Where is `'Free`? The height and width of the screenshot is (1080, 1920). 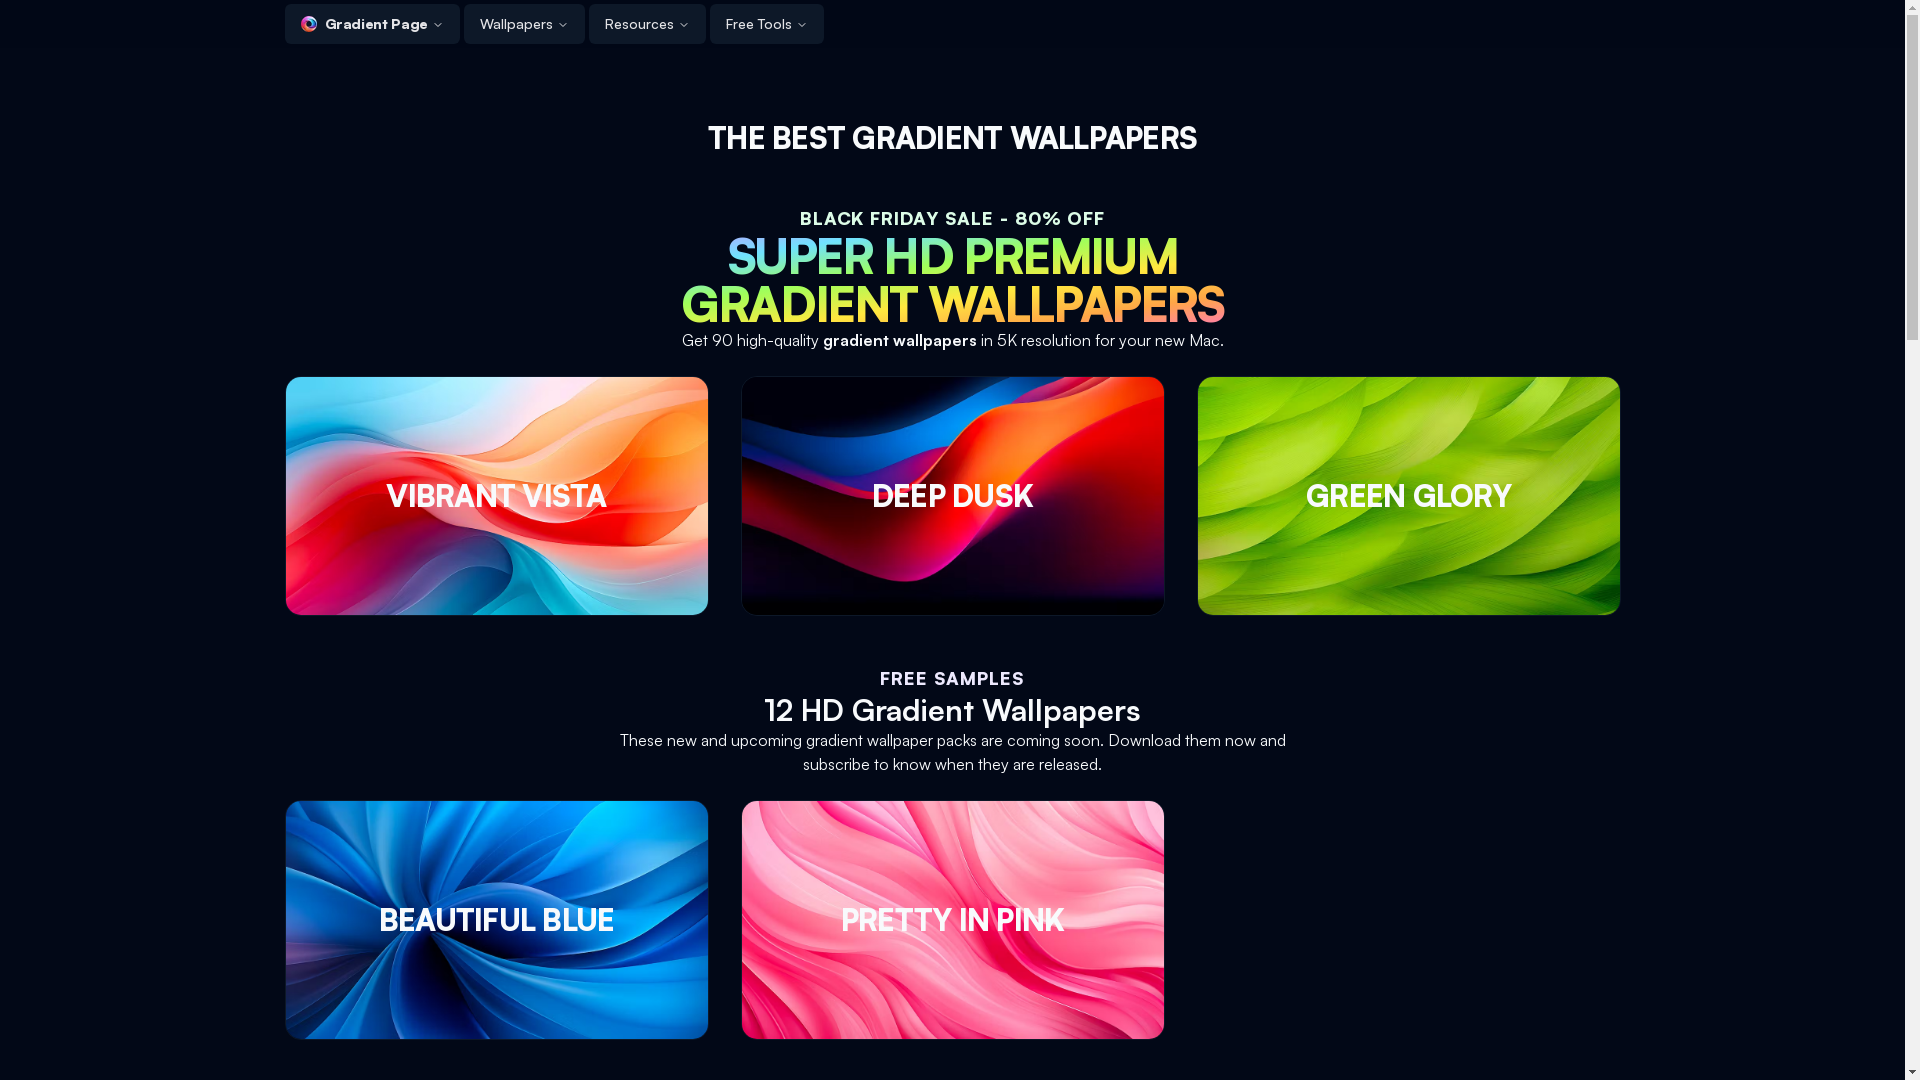
'Free is located at coordinates (766, 23).